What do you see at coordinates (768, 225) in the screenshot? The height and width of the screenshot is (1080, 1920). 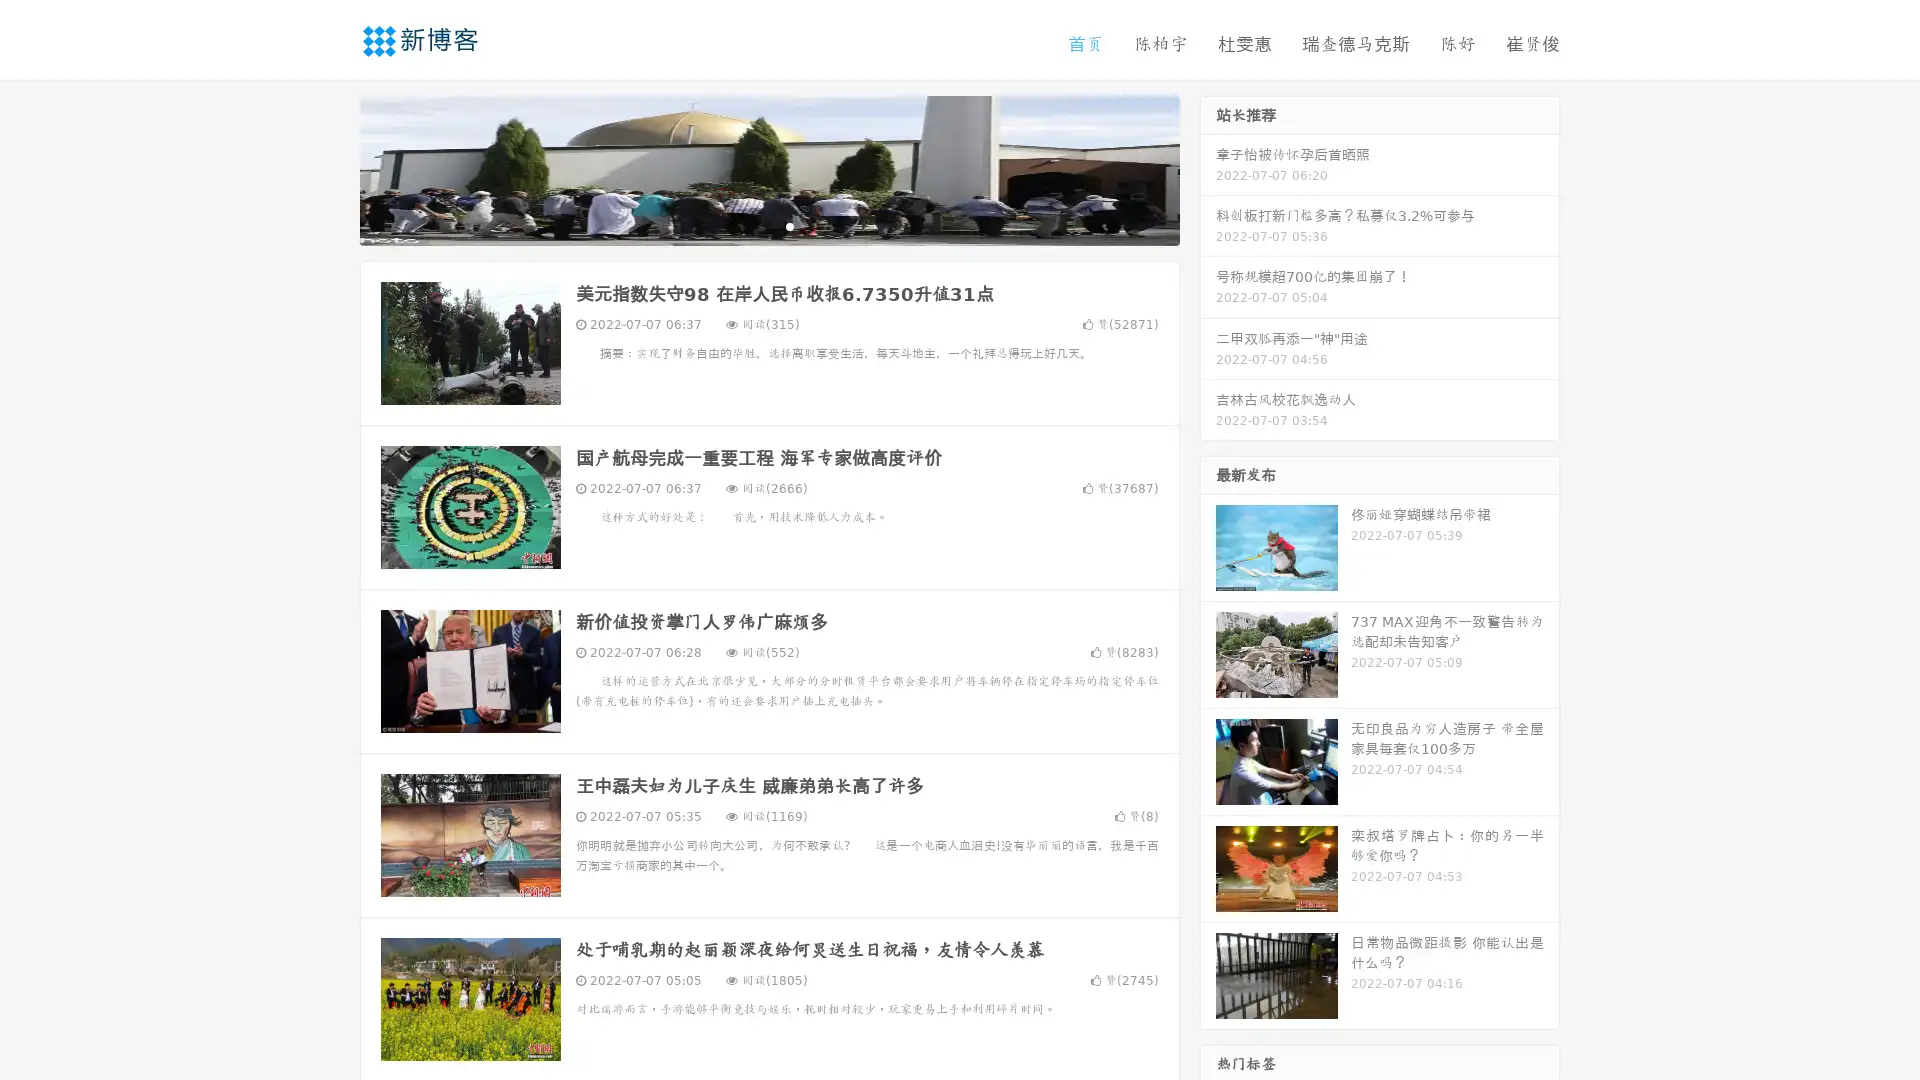 I see `Go to slide 2` at bounding box center [768, 225].